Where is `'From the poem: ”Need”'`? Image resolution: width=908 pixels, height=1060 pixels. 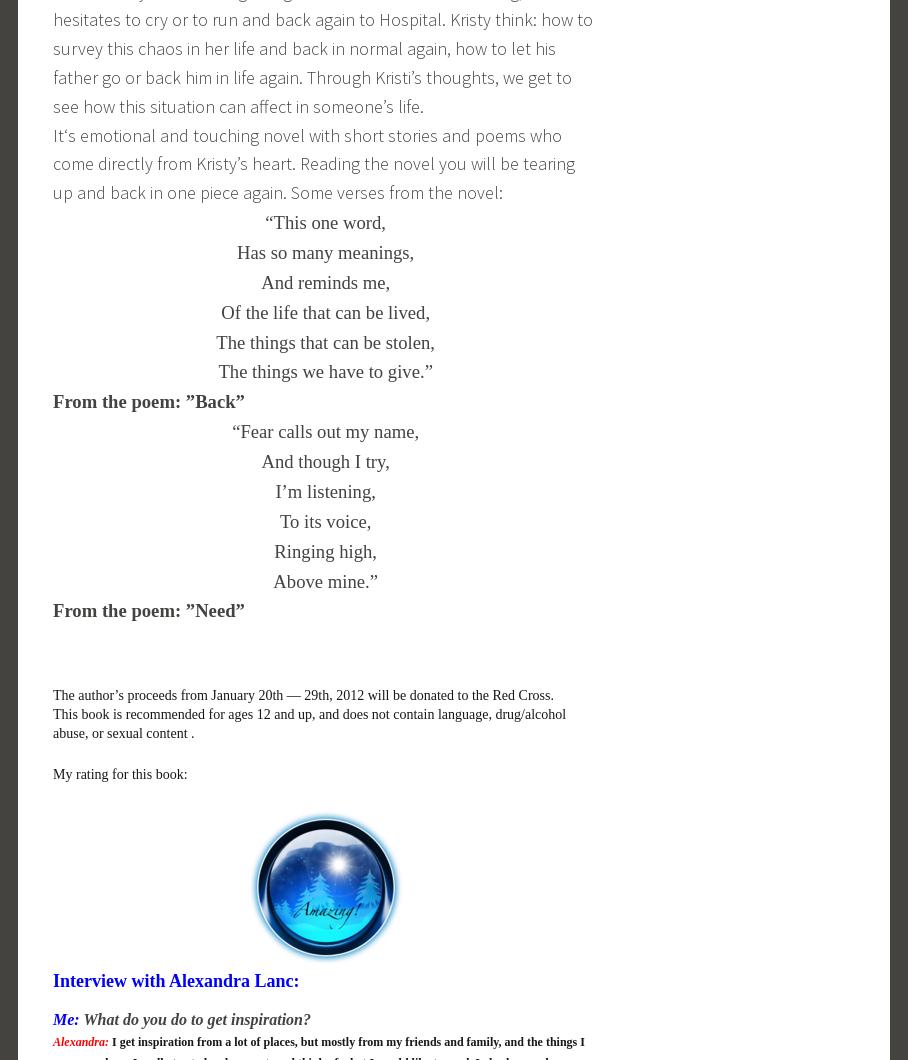 'From the poem: ”Need”' is located at coordinates (148, 610).